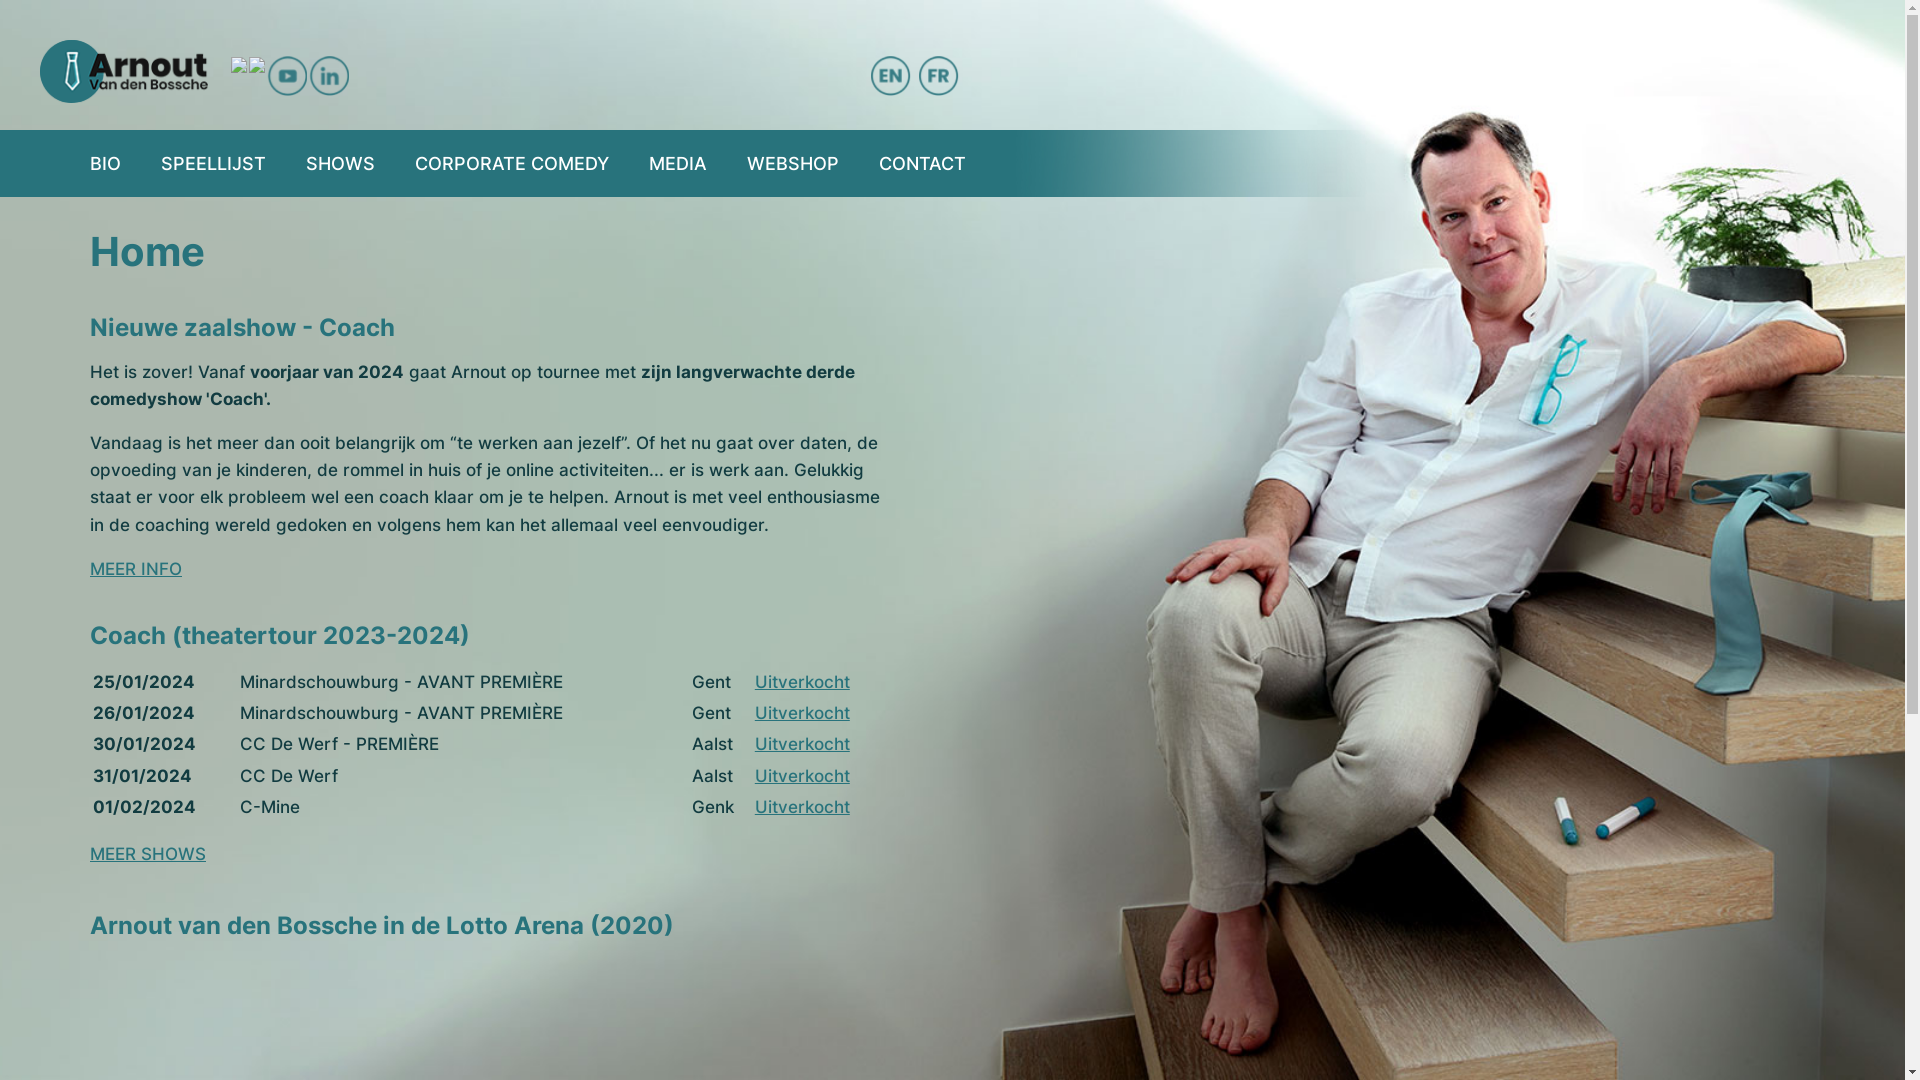 The image size is (1920, 1080). What do you see at coordinates (878, 162) in the screenshot?
I see `'CONTACT'` at bounding box center [878, 162].